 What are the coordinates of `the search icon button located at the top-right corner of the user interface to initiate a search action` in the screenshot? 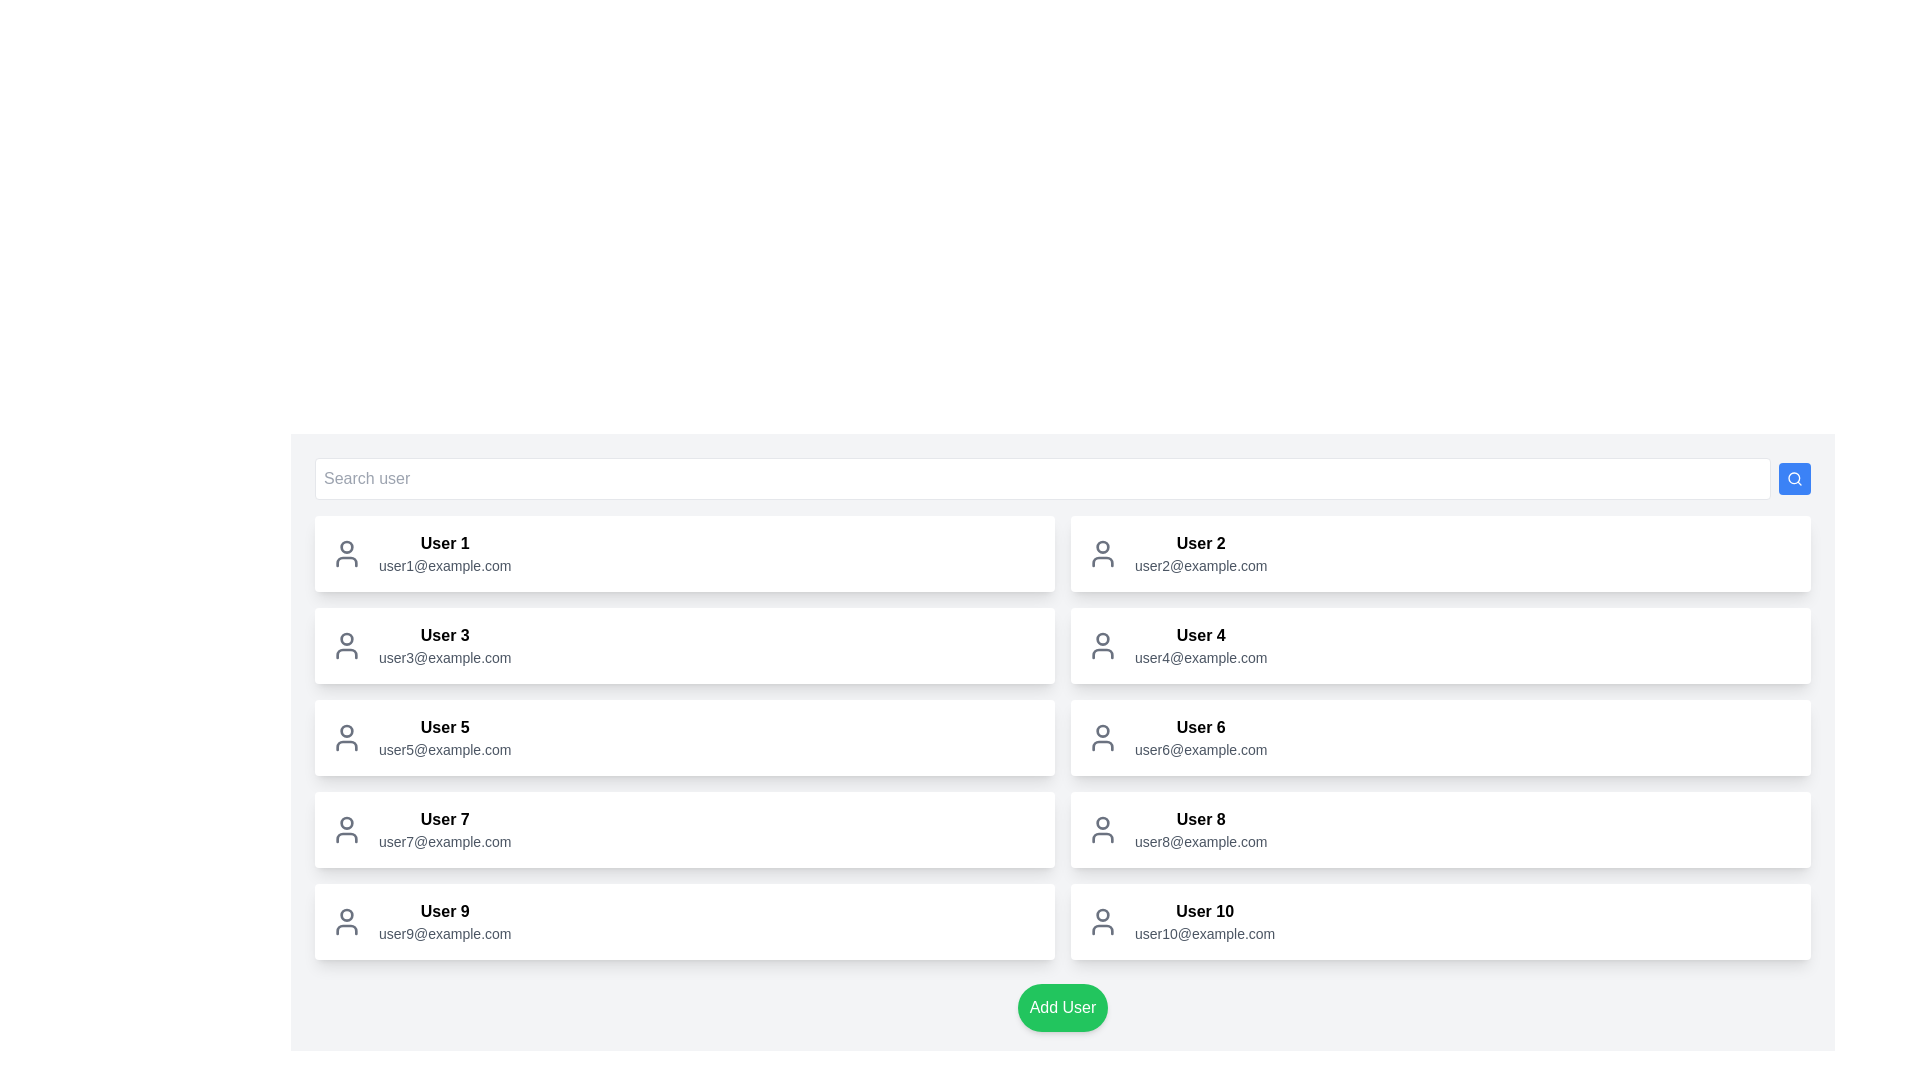 It's located at (1795, 478).